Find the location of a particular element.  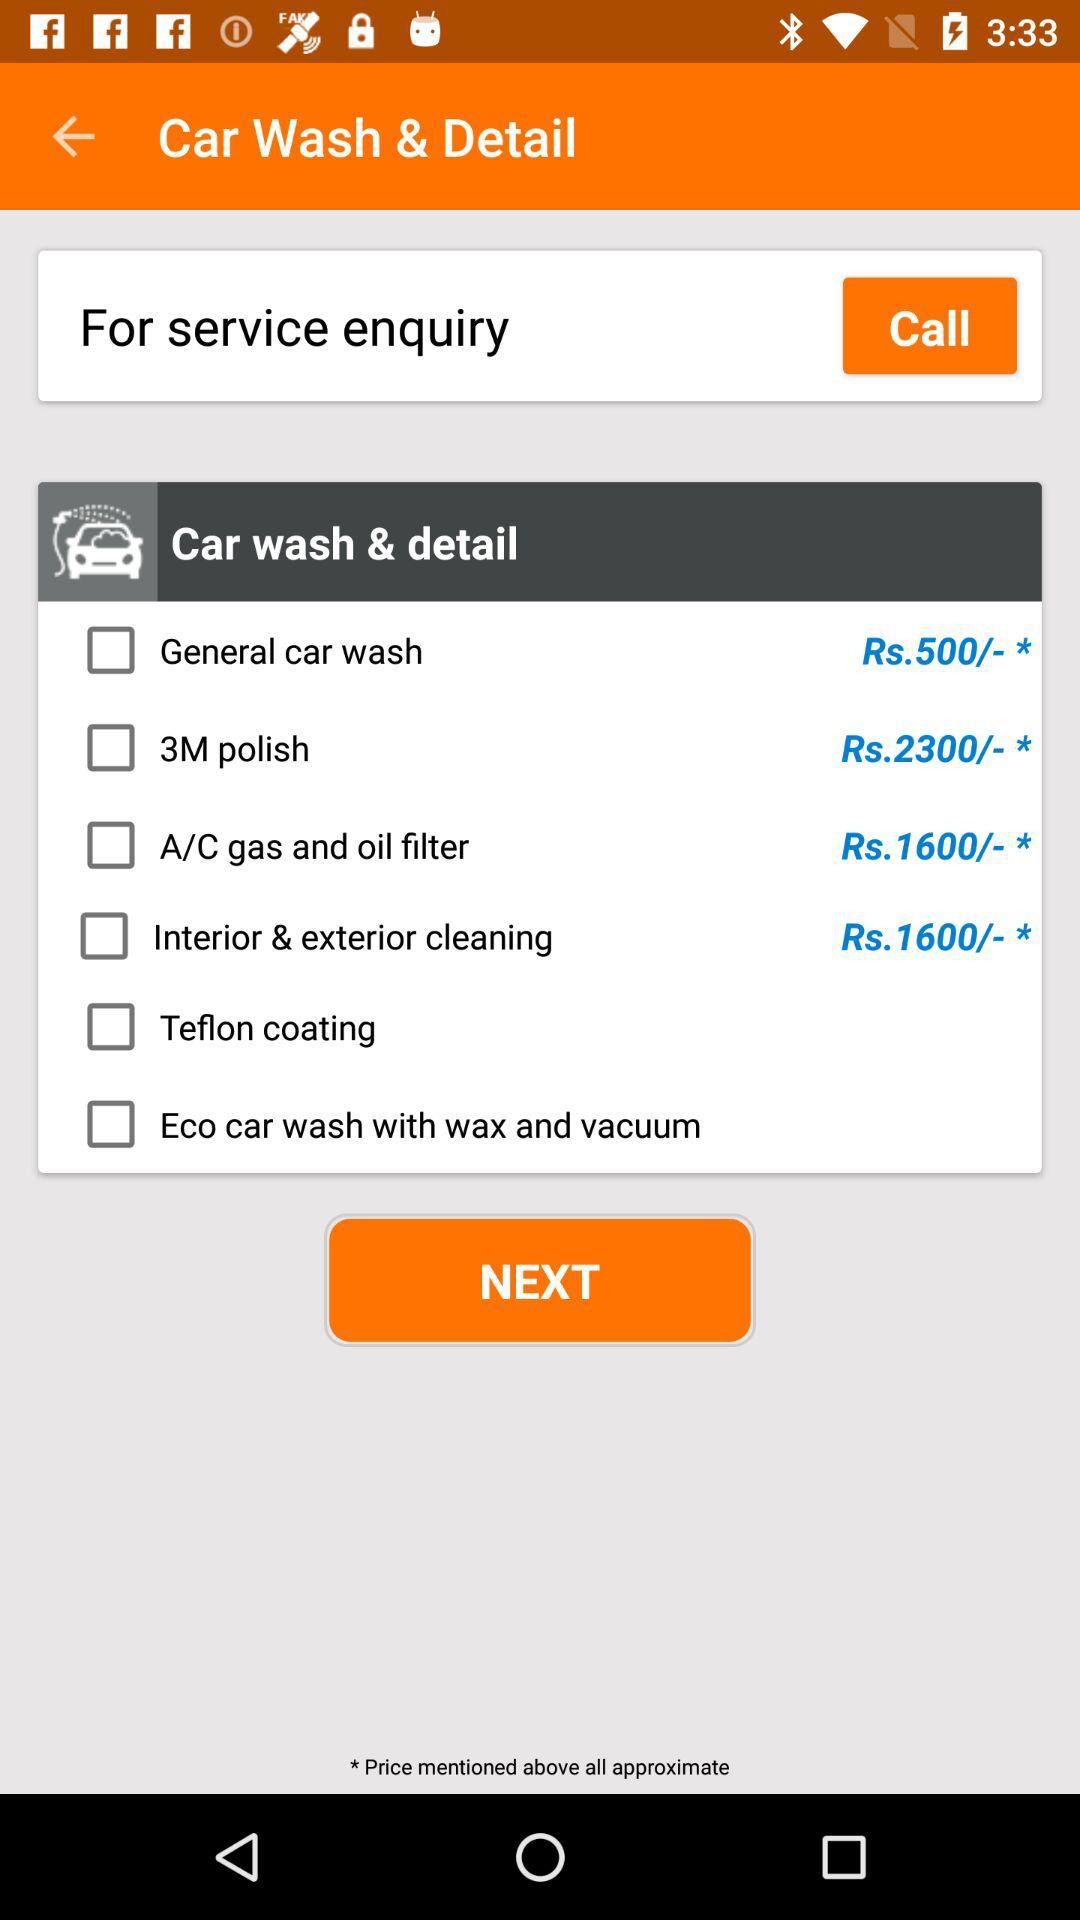

the item below eco car wash is located at coordinates (540, 1280).